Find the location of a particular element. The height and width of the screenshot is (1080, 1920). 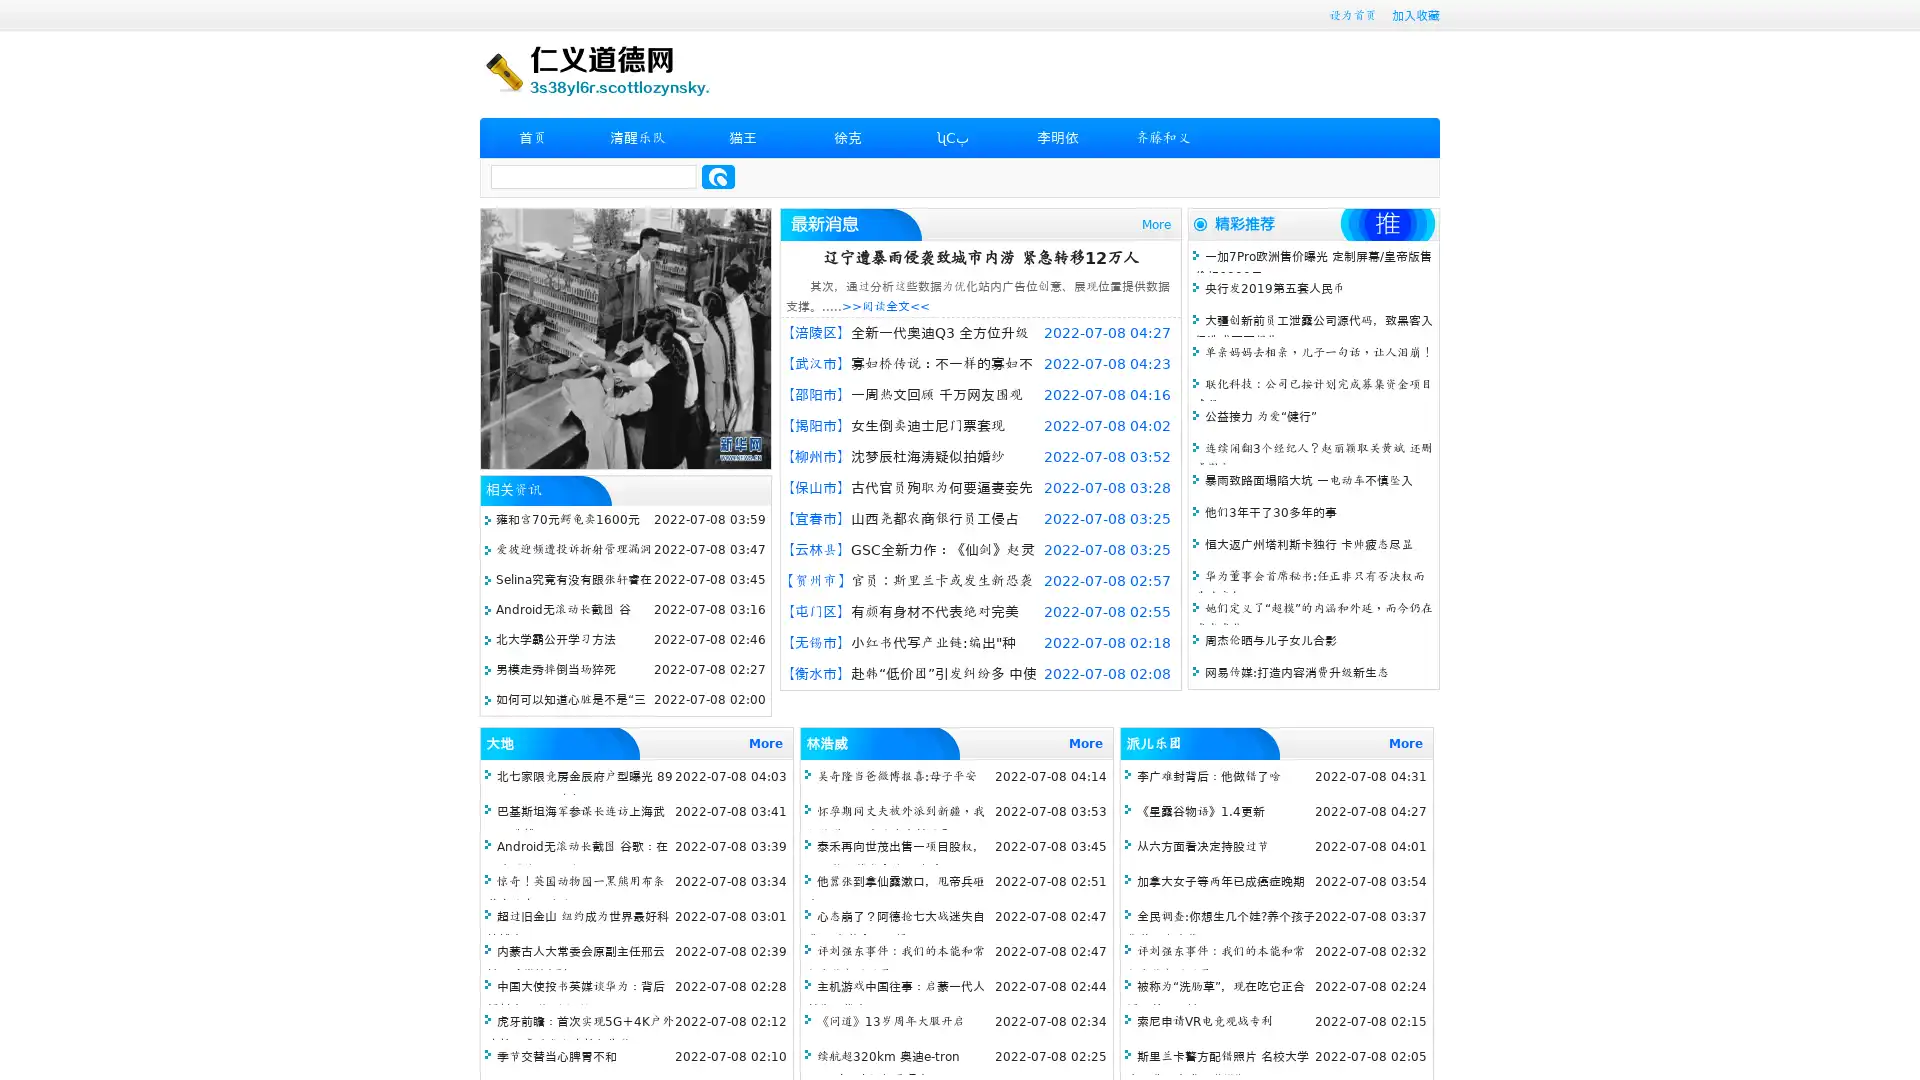

Search is located at coordinates (718, 176).